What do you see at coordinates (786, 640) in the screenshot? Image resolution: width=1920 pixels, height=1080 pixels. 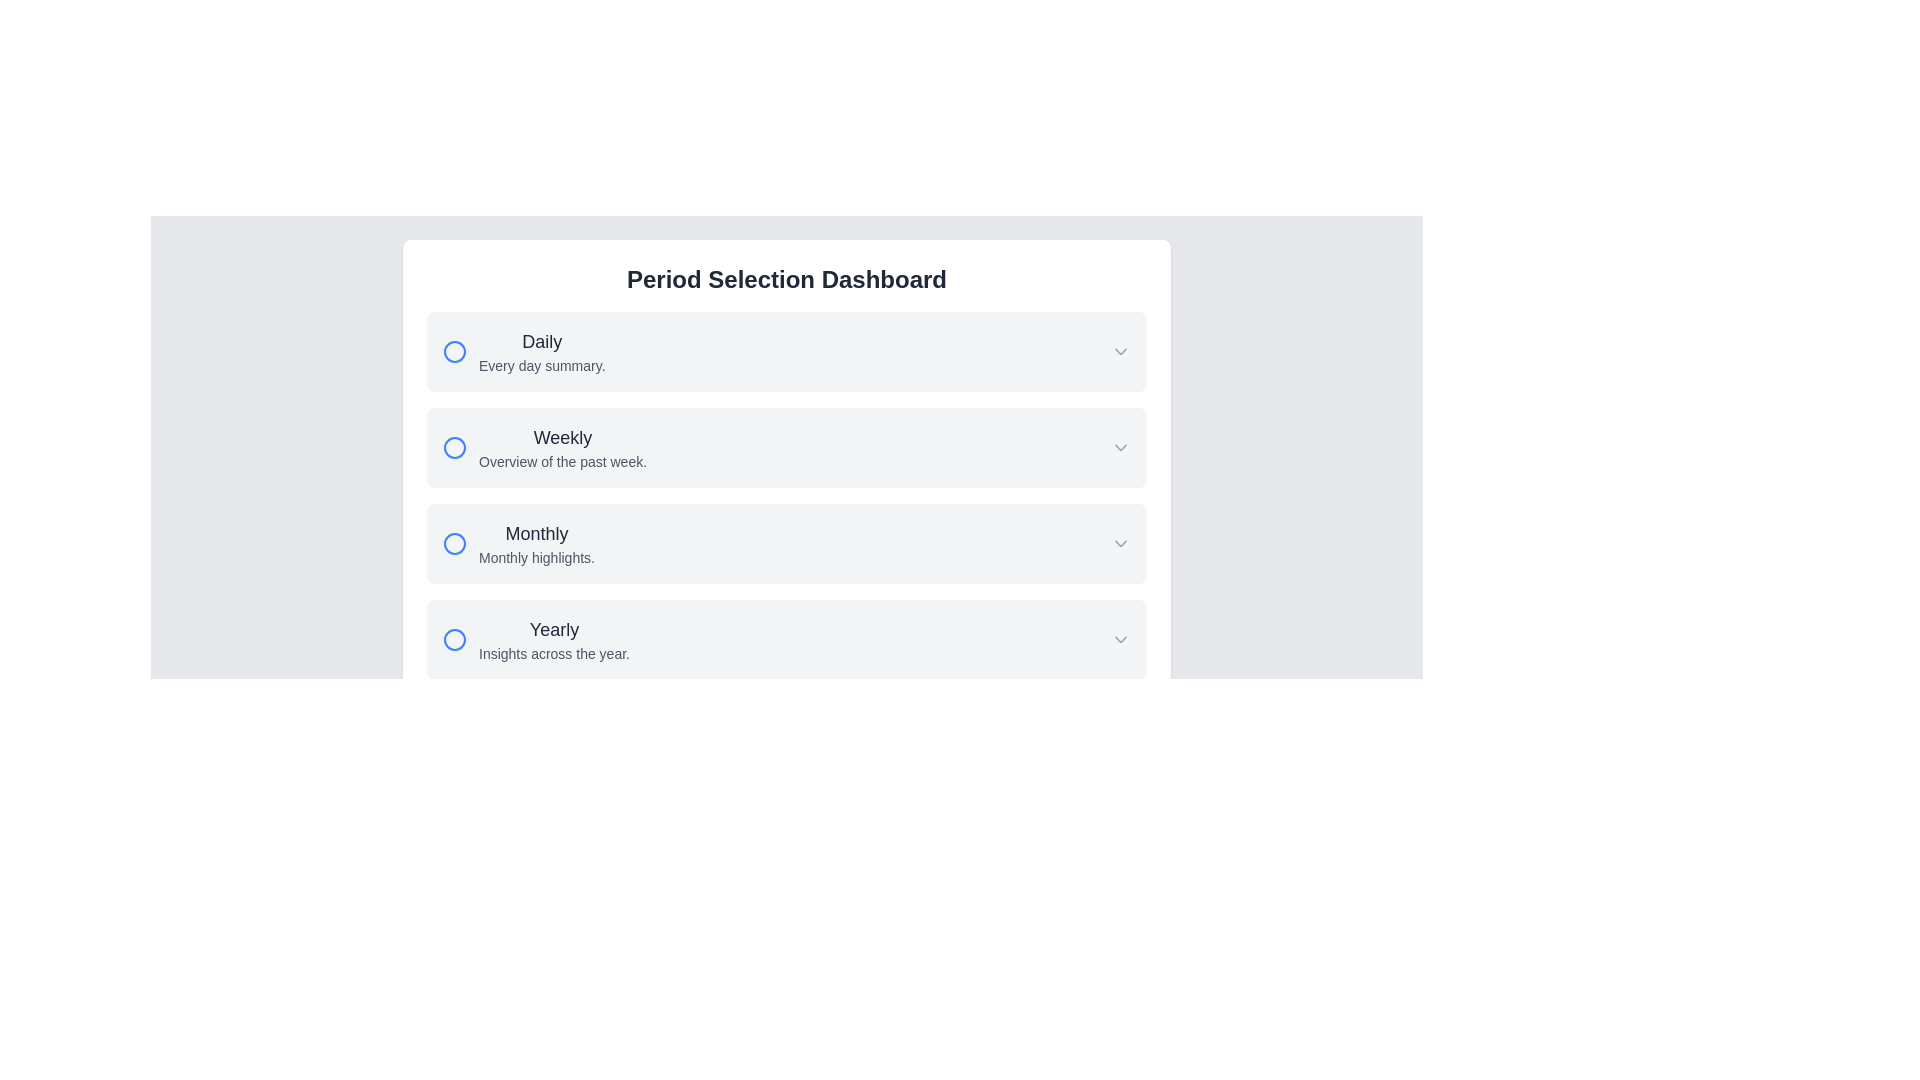 I see `the fourth selectable list item for viewing yearly insights, which is located at the bottom of the vertical stack of options labeled 'Daily', 'Weekly', and 'Monthly'` at bounding box center [786, 640].